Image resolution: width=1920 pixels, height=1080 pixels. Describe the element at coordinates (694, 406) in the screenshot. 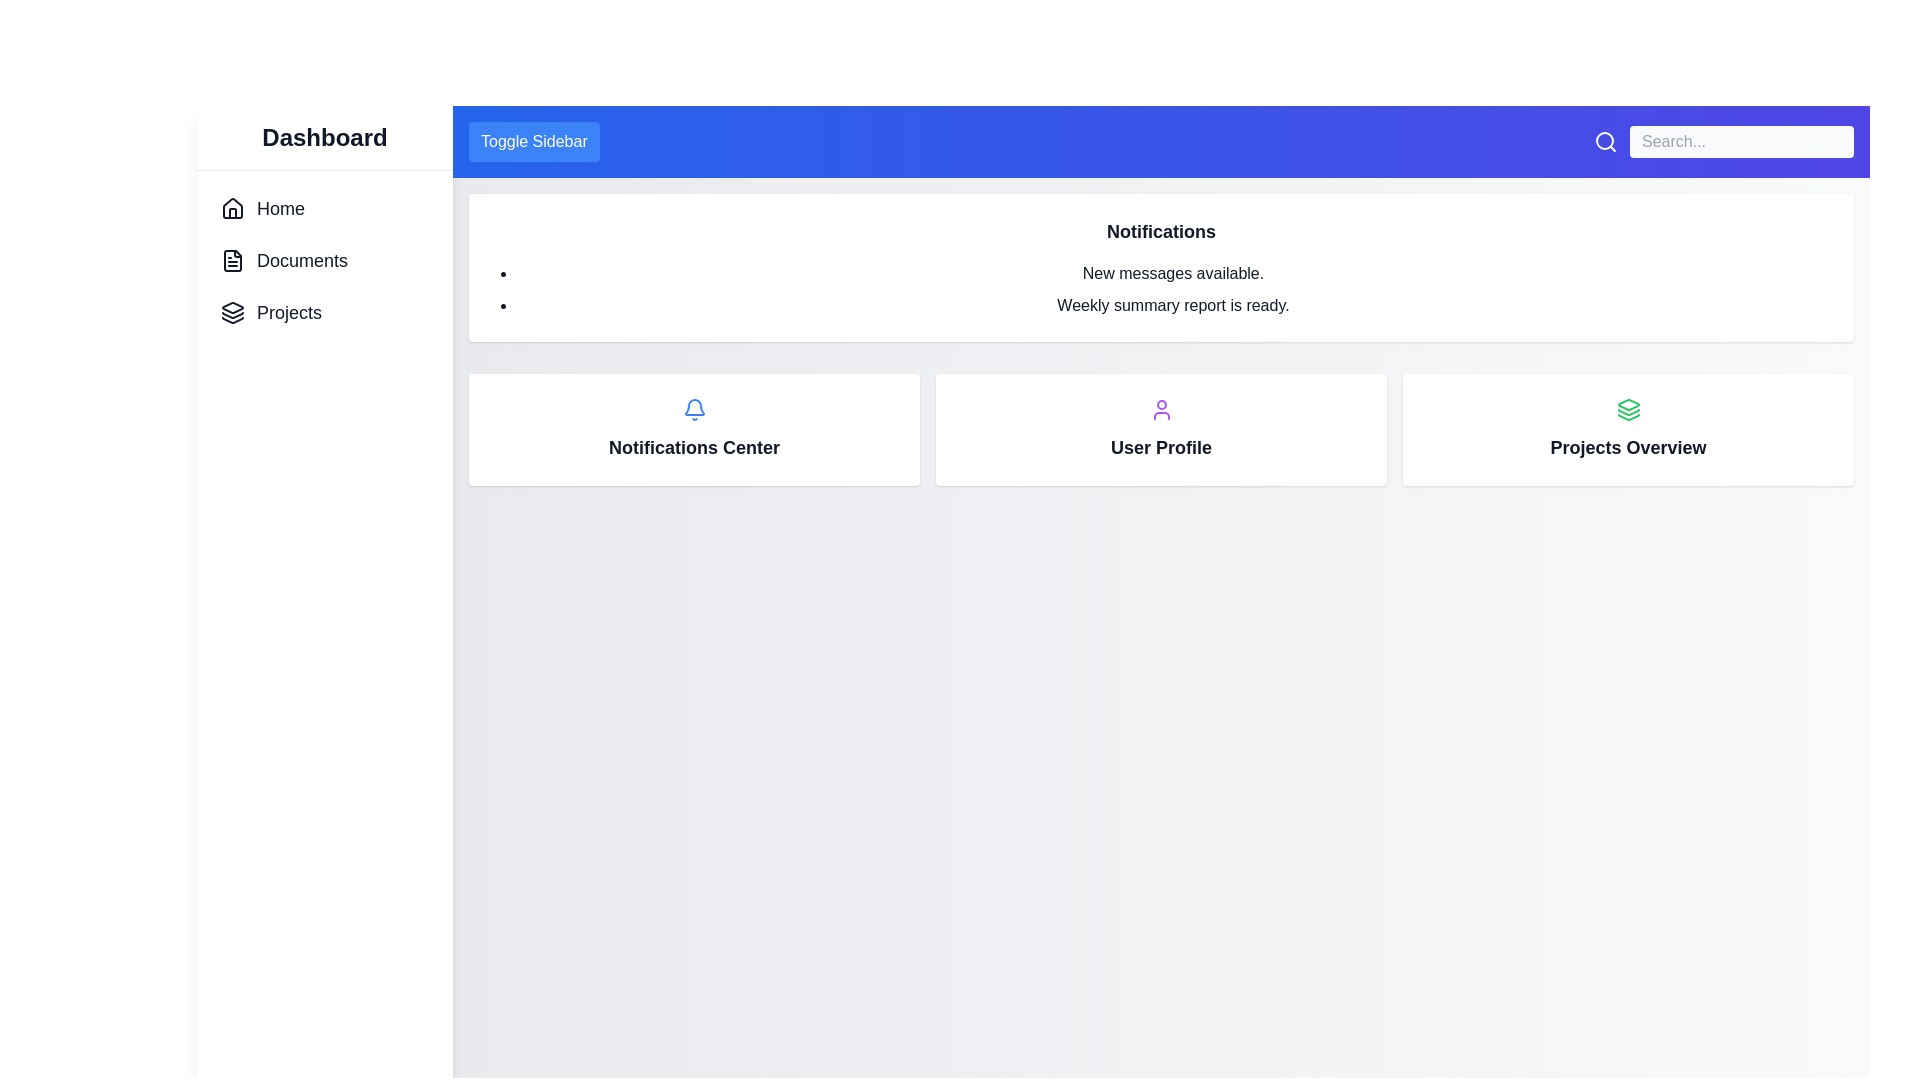

I see `the notification bell icon located at the top center of the interface, which is styled with a blue tint and represents notifications` at that location.